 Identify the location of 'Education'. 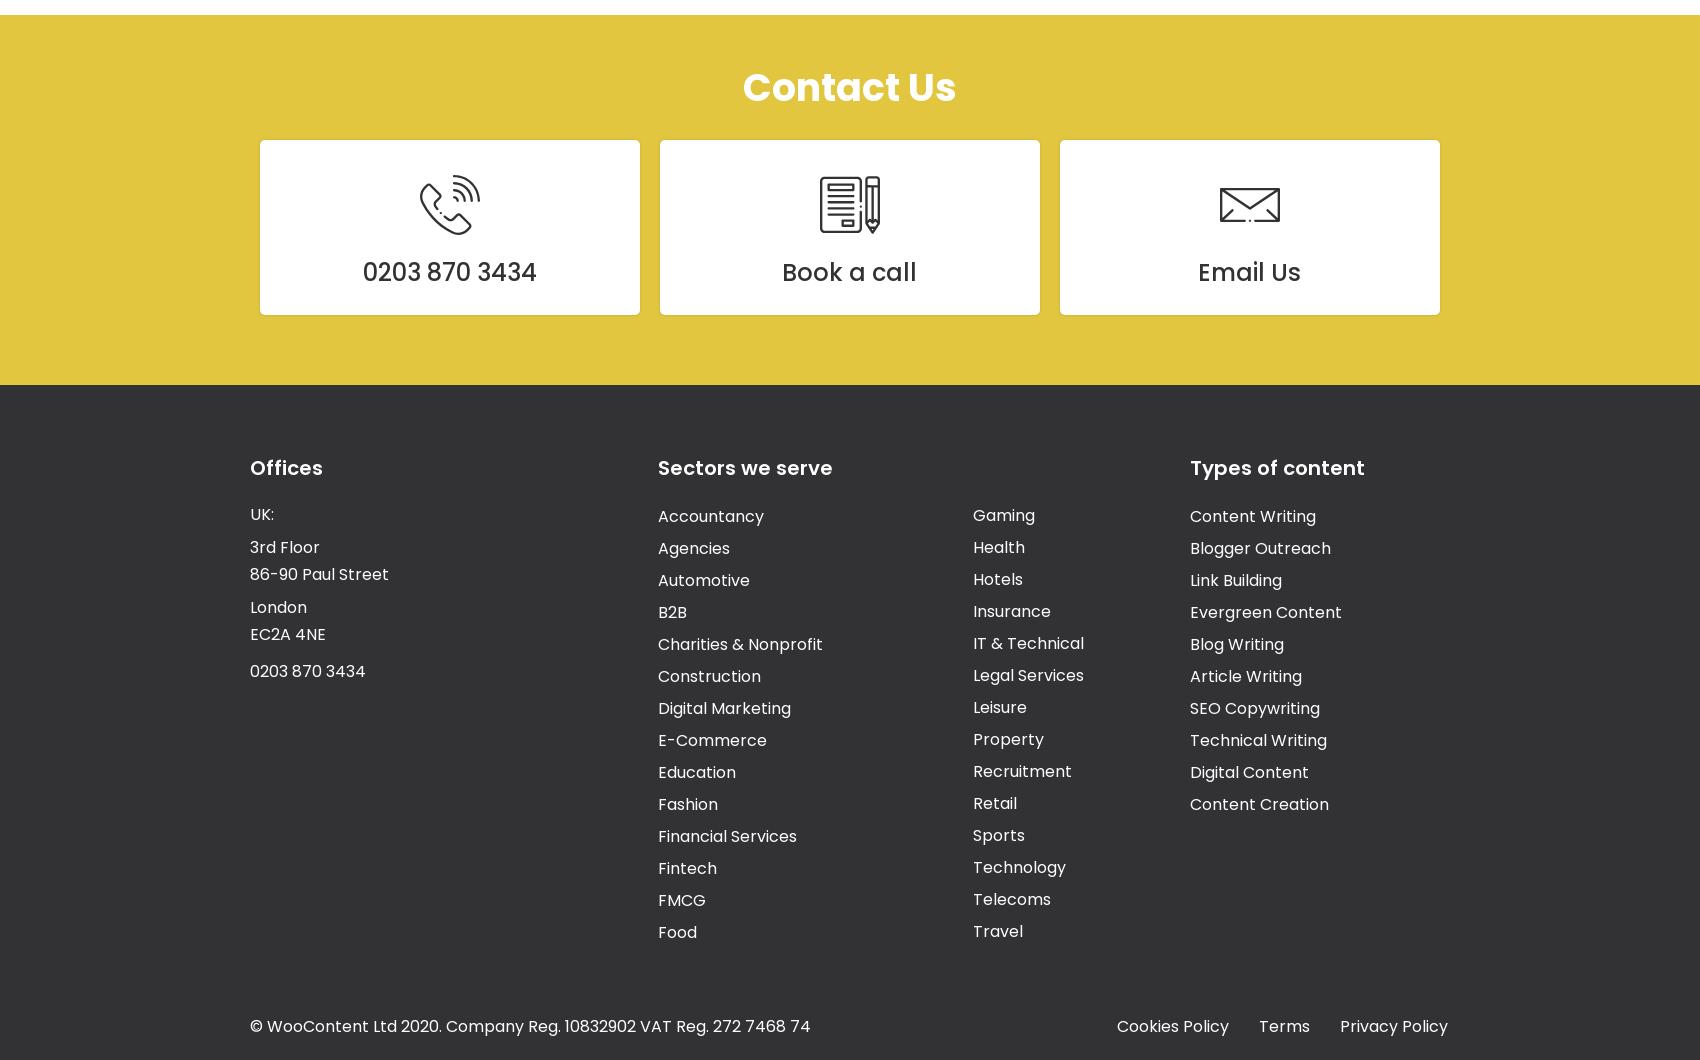
(657, 770).